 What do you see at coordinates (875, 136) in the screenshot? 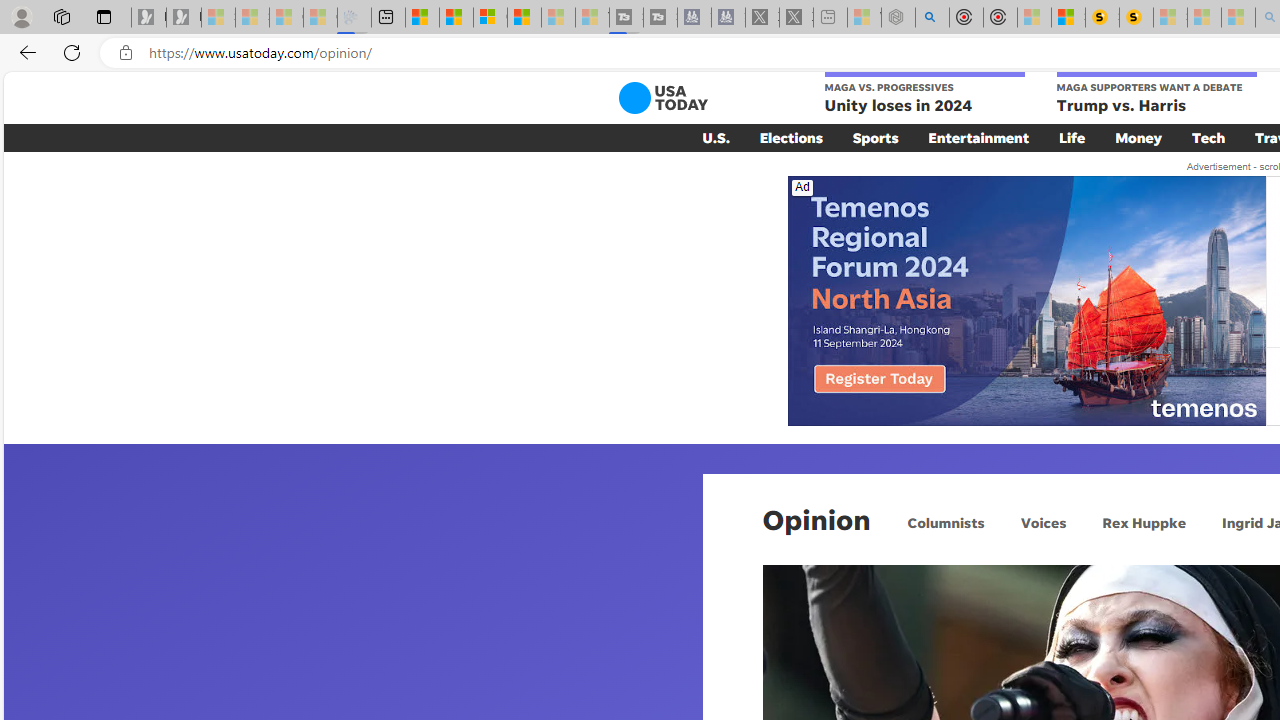
I see `'Sports'` at bounding box center [875, 136].